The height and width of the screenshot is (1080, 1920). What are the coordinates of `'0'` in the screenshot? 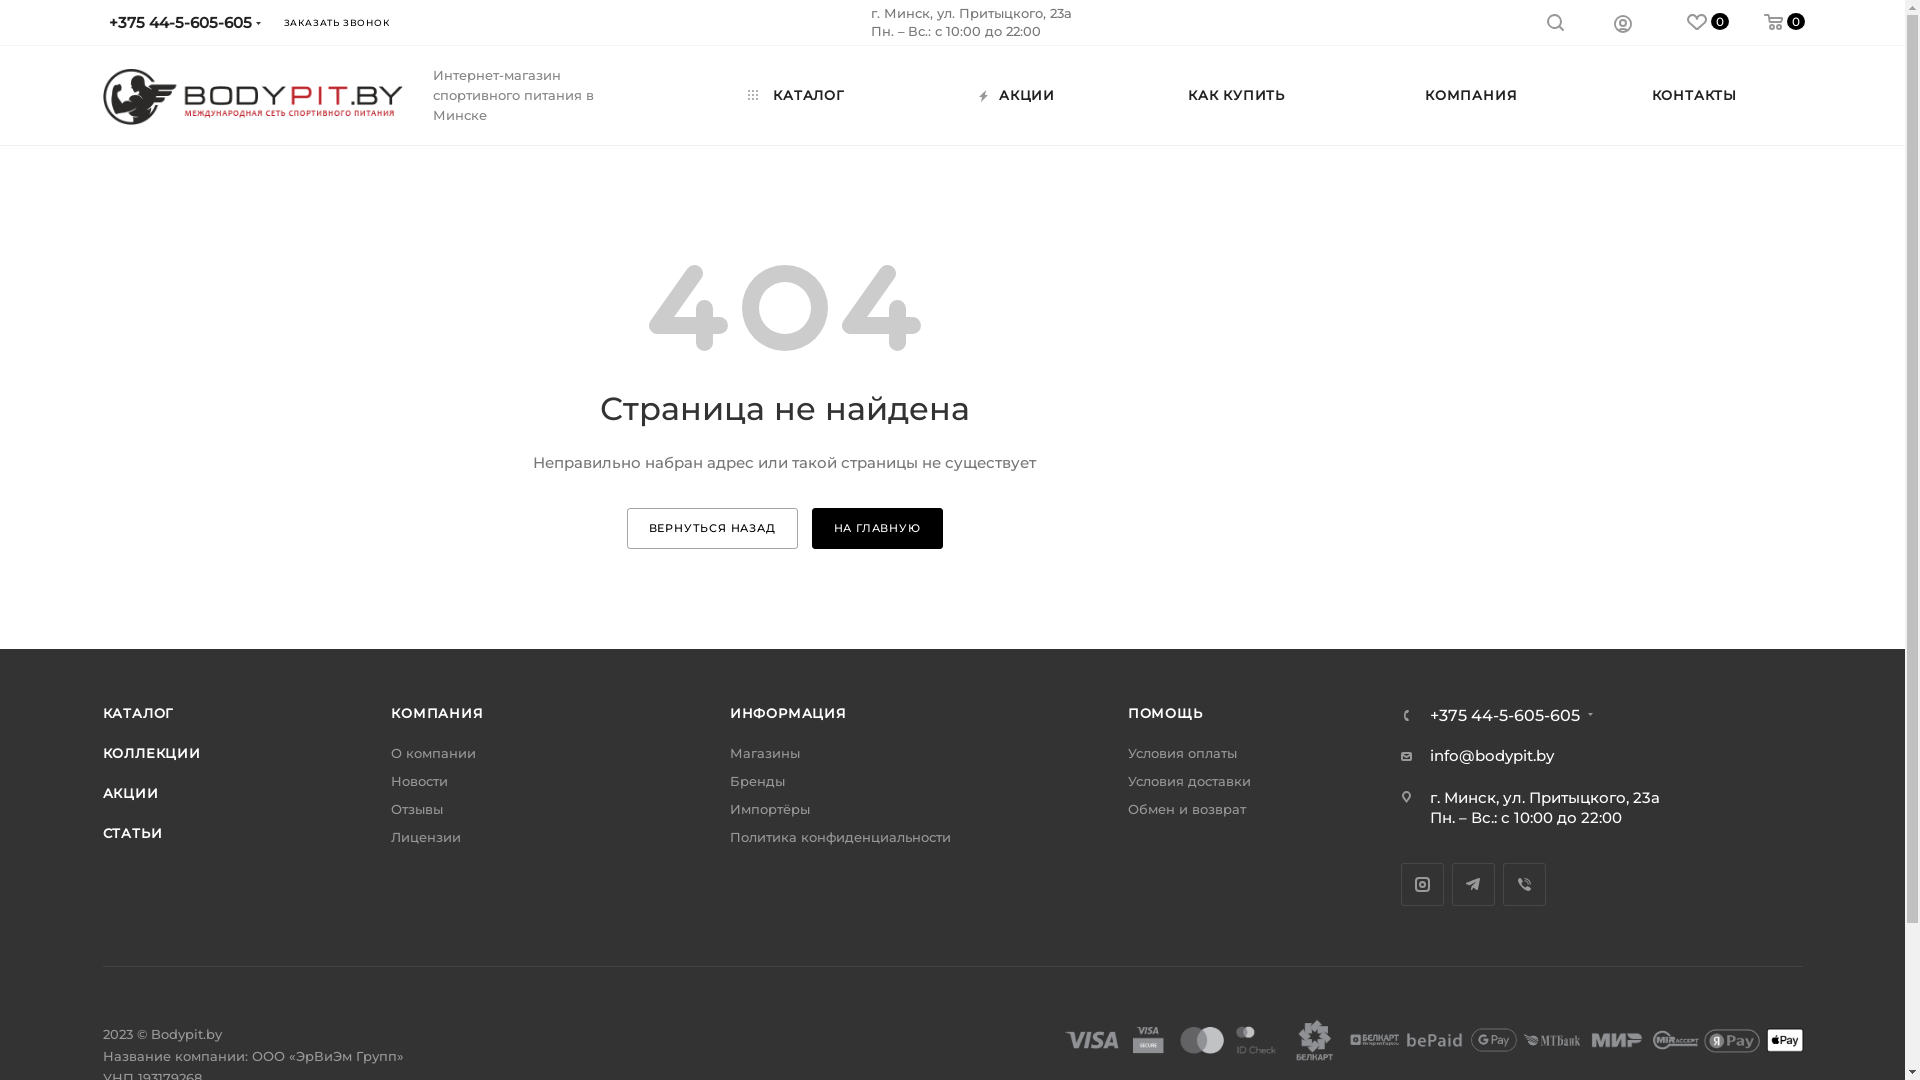 It's located at (1727, 23).